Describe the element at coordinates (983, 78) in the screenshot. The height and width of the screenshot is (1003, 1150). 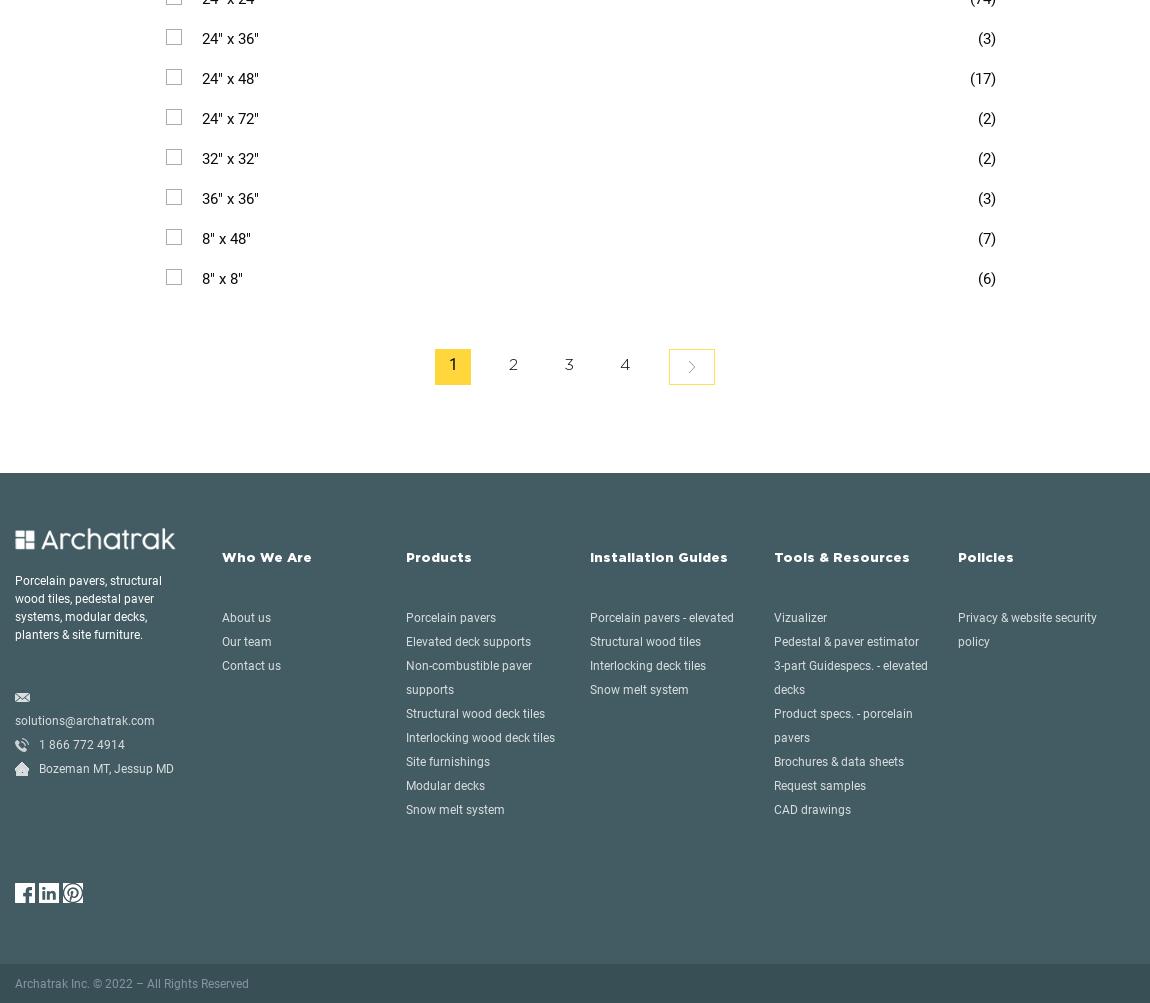
I see `'(17)'` at that location.